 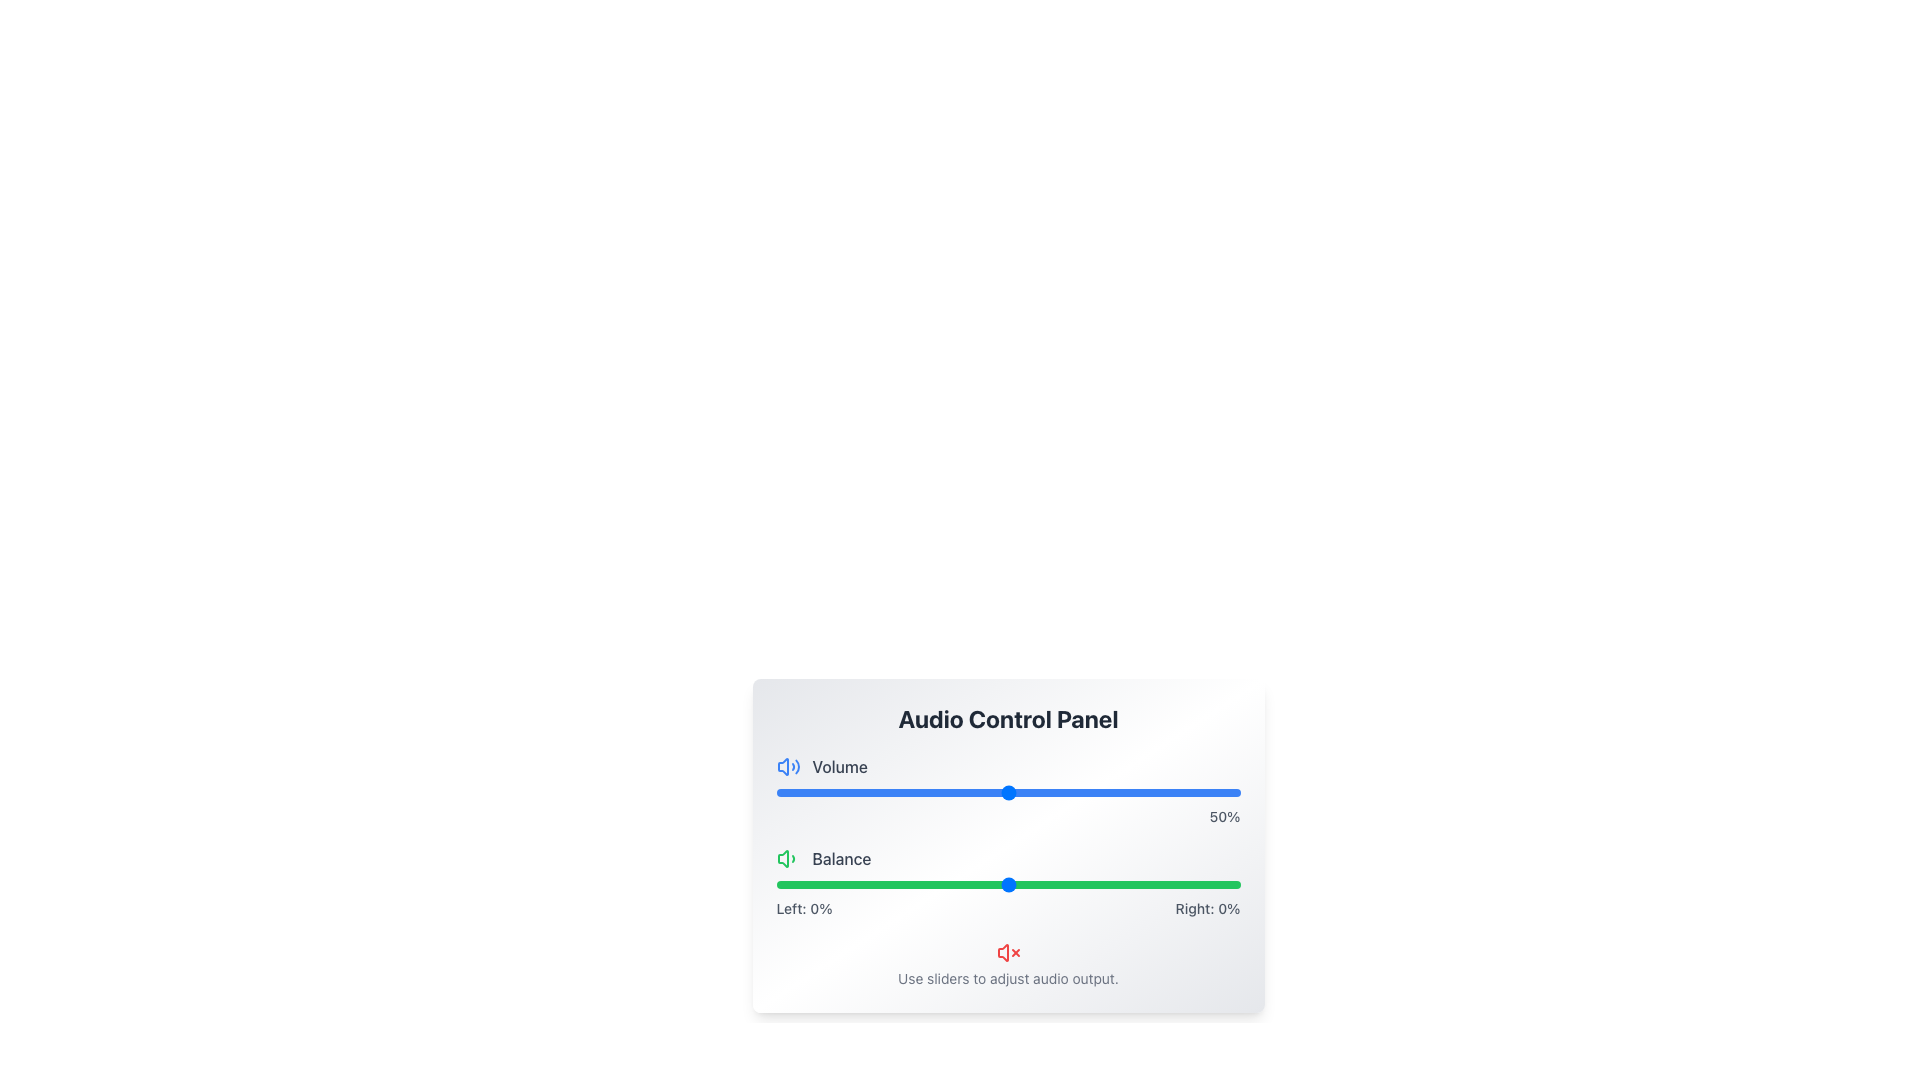 What do you see at coordinates (882, 792) in the screenshot?
I see `the volume` at bounding box center [882, 792].